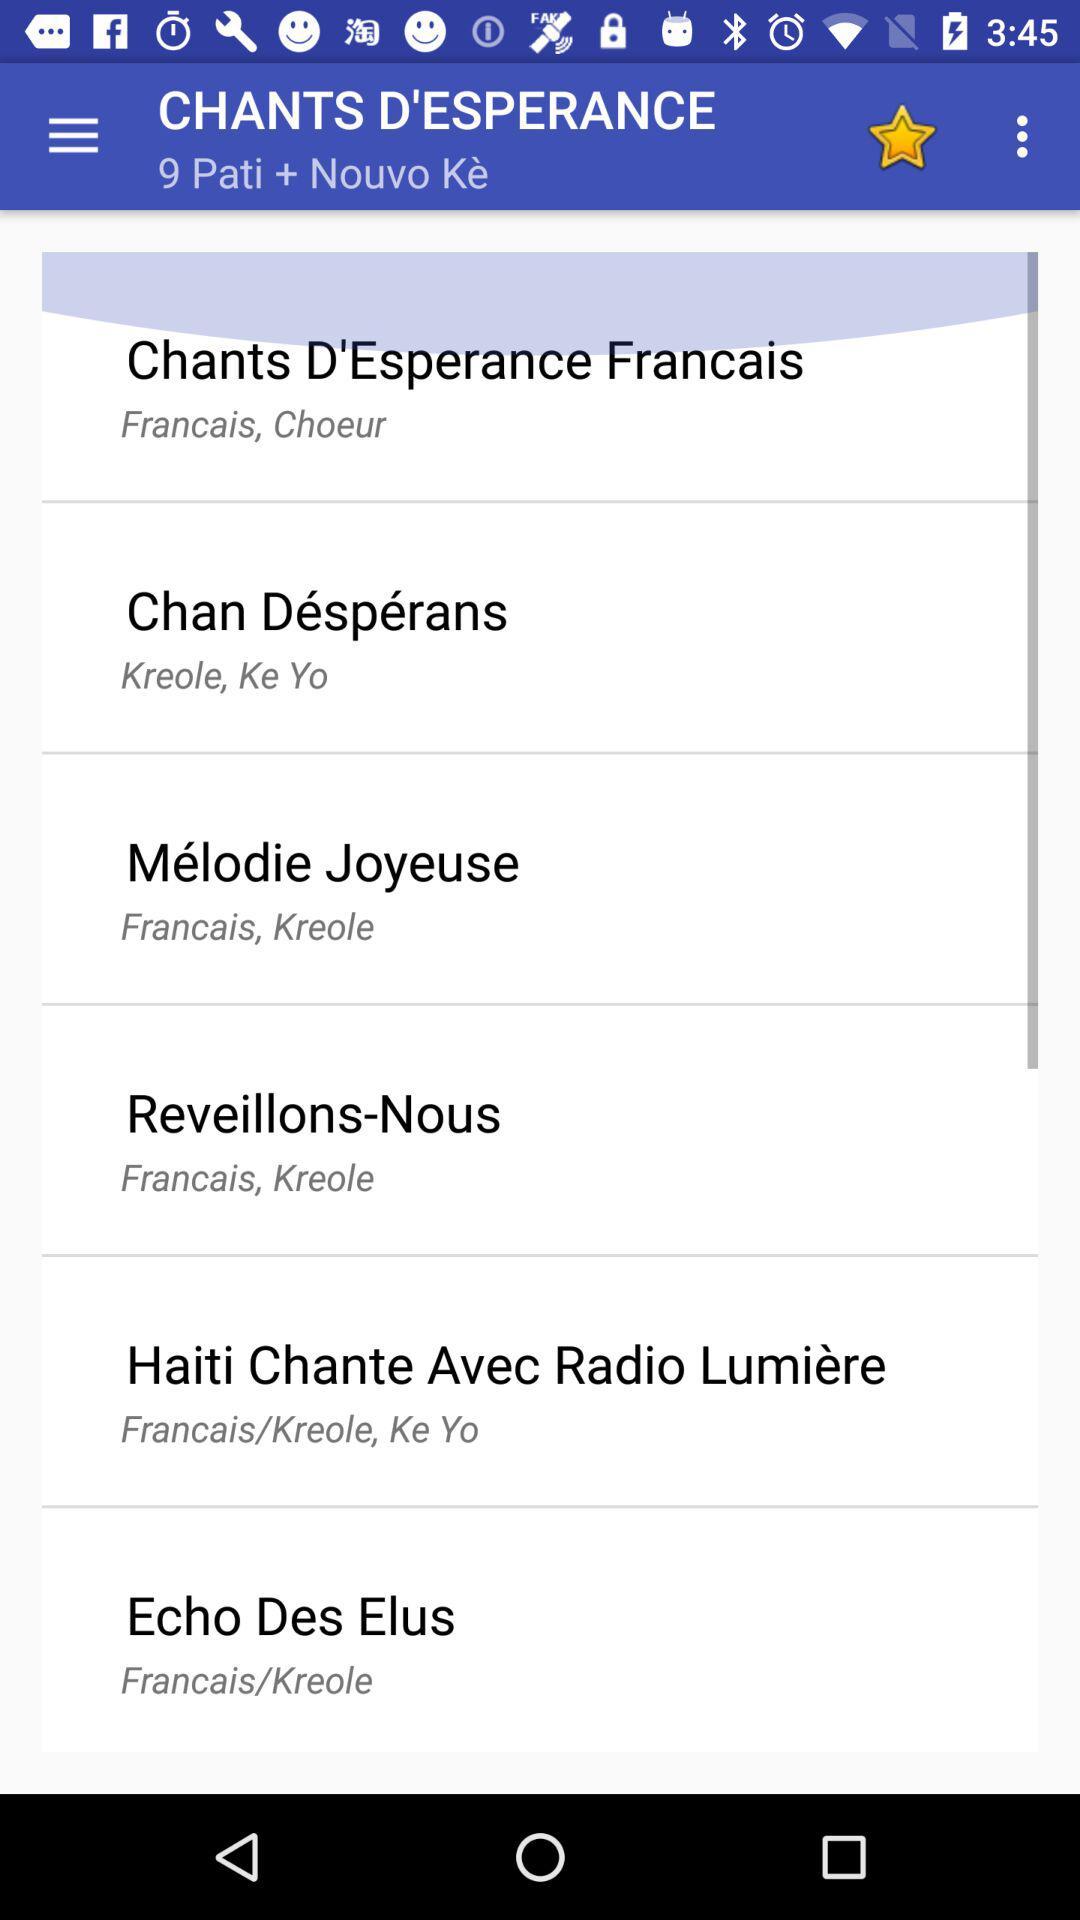 This screenshot has height=1920, width=1080. I want to click on icon above the kreole, ke yo icon, so click(316, 608).